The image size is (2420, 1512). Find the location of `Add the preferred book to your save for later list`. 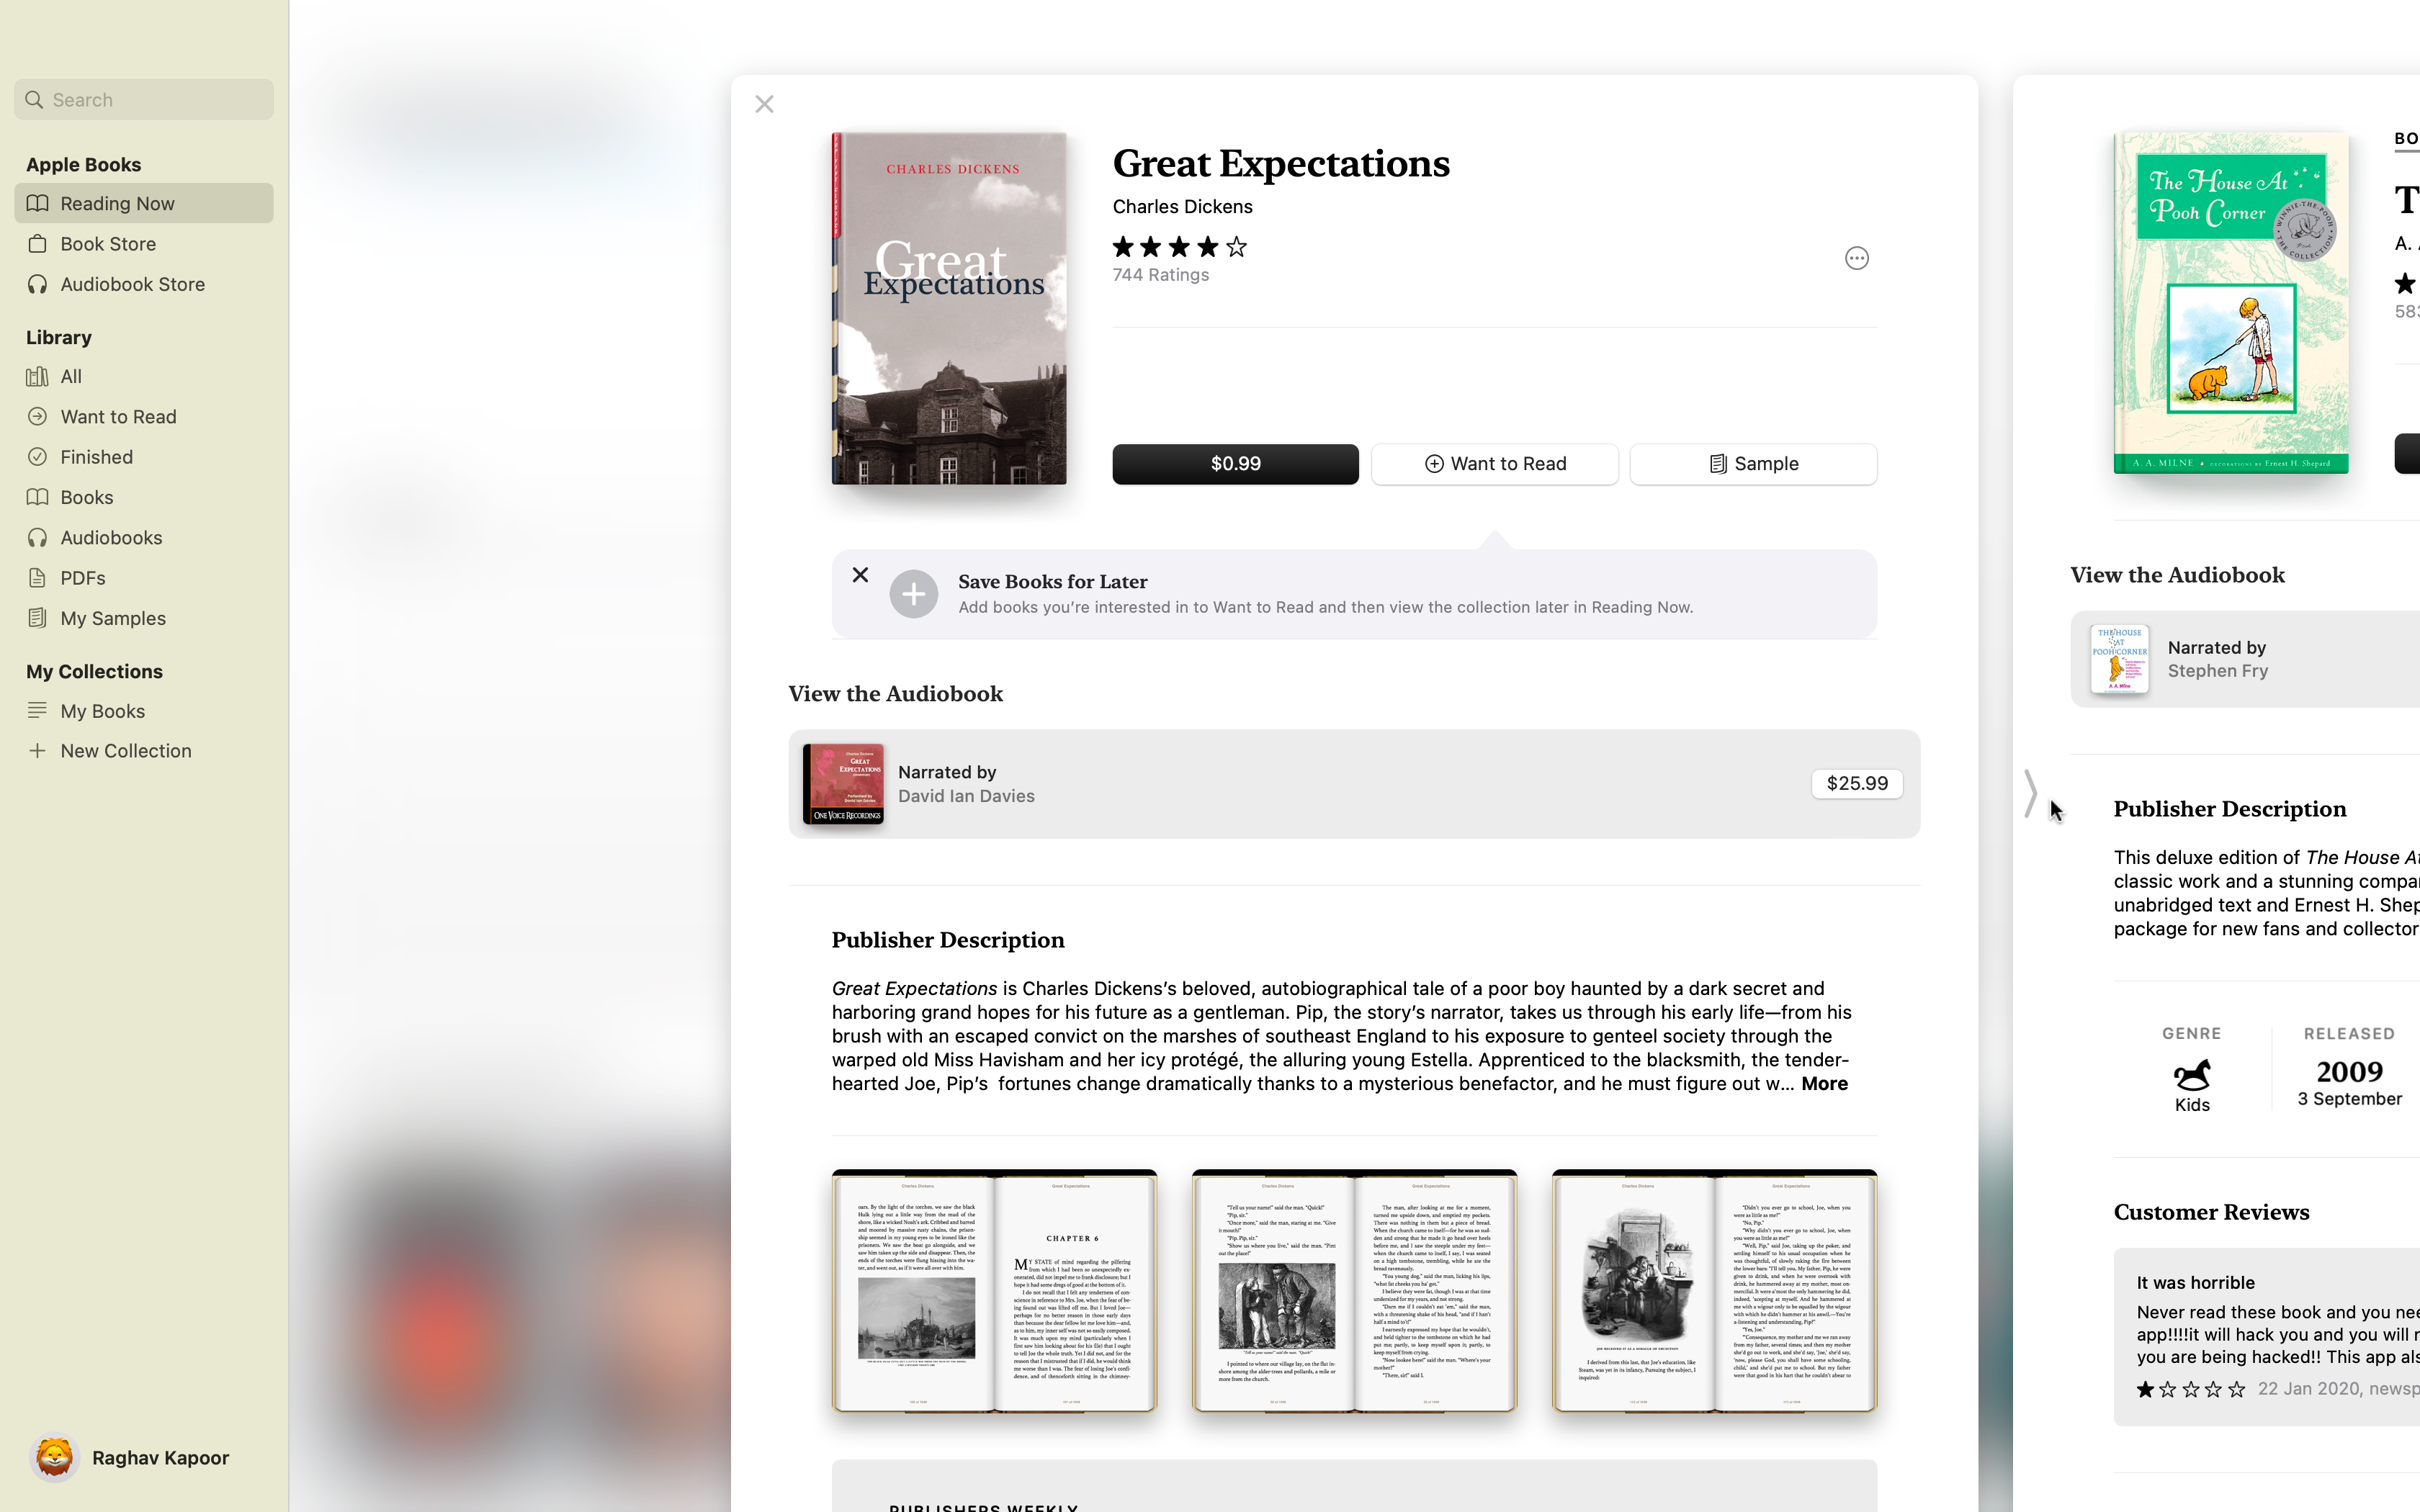

Add the preferred book to your save for later list is located at coordinates (912, 593).